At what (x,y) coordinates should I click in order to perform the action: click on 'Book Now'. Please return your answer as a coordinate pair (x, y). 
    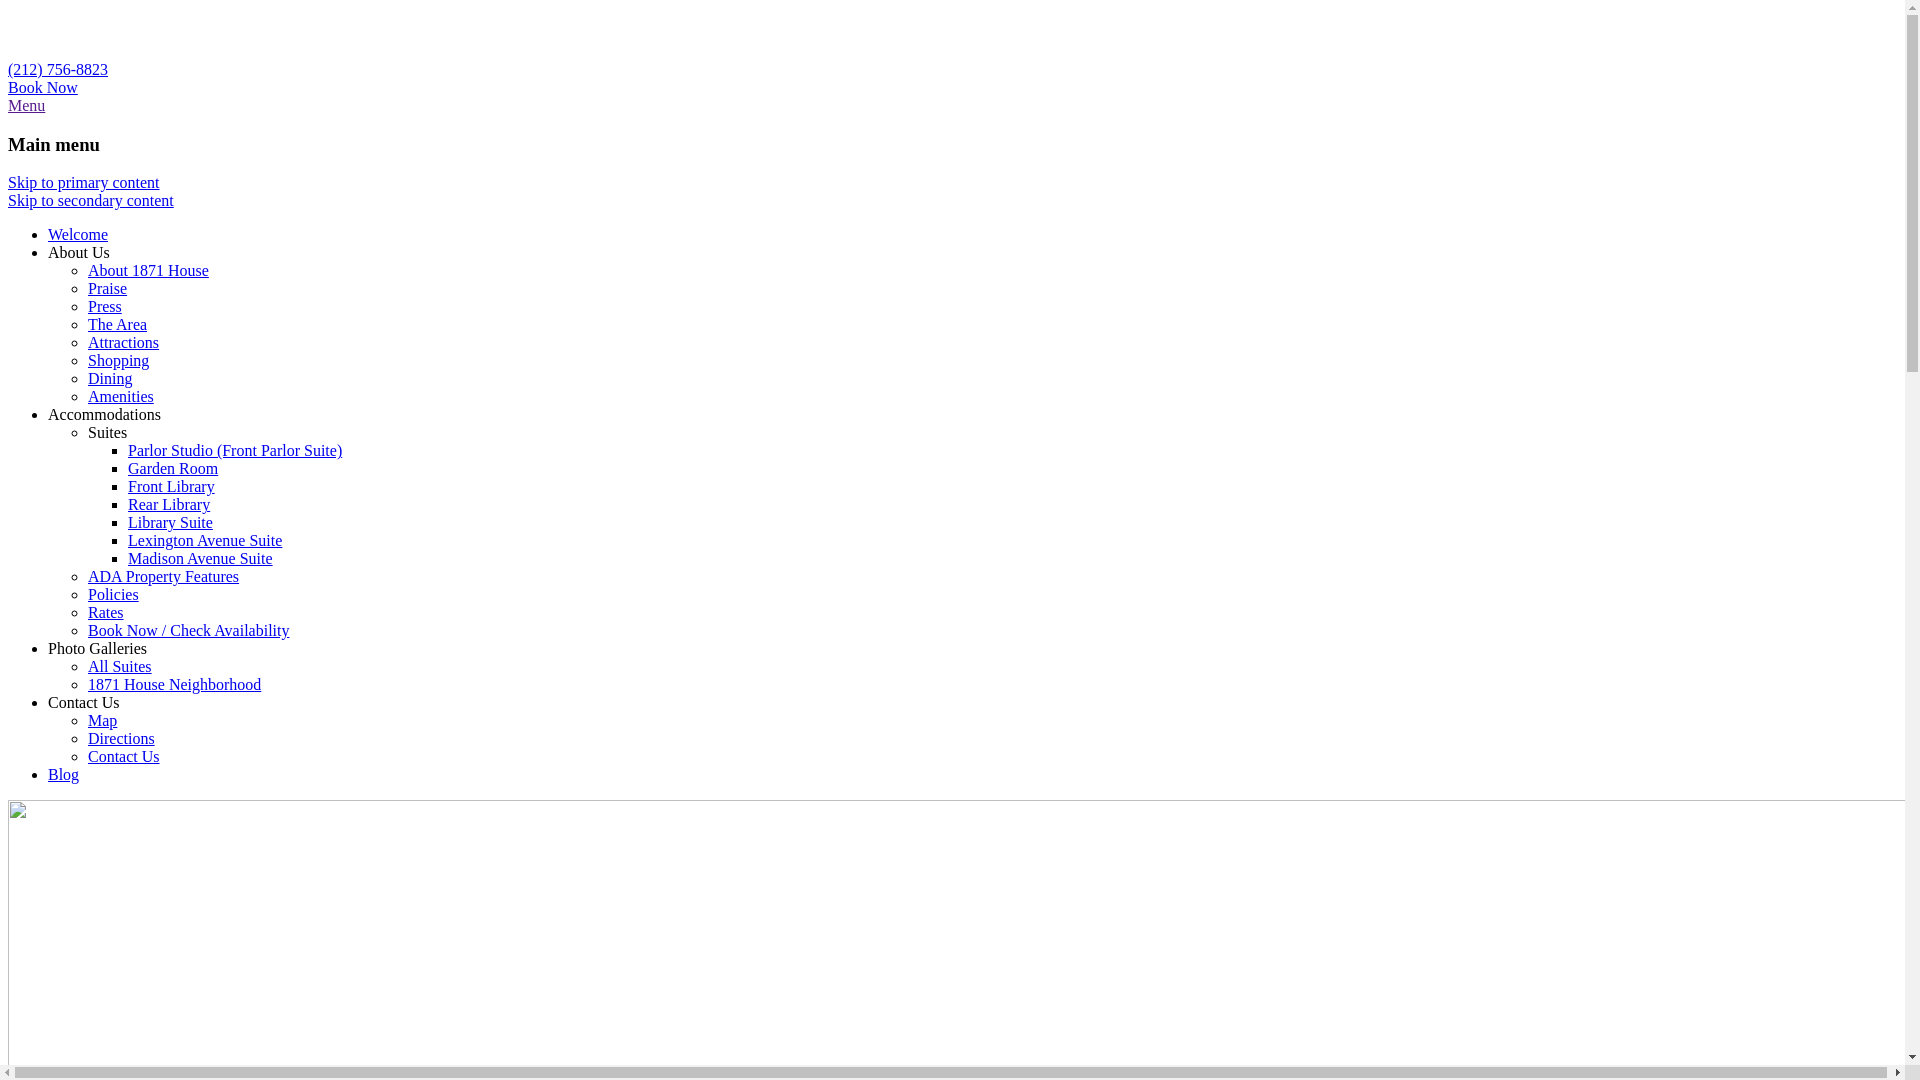
    Looking at the image, I should click on (8, 86).